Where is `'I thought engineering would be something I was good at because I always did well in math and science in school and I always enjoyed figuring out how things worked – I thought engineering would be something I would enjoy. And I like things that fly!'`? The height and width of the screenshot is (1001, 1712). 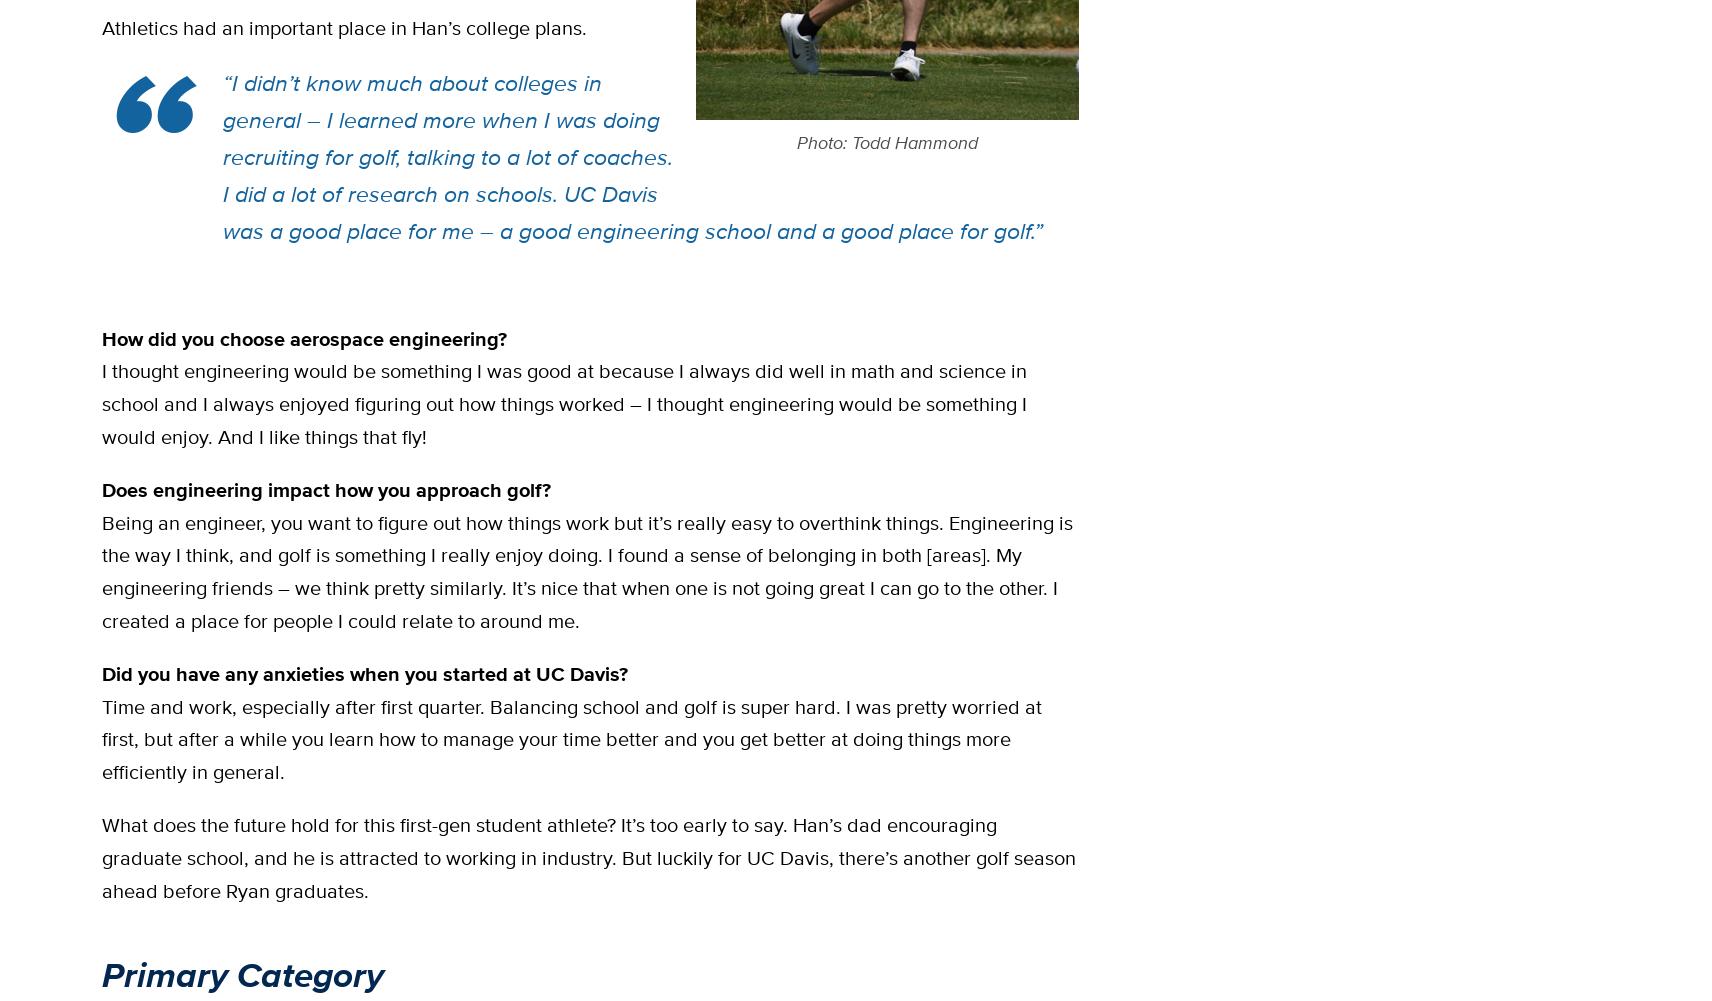
'I thought engineering would be something I was good at because I always did well in math and science in school and I always enjoyed figuring out how things worked – I thought engineering would be something I would enjoy. And I like things that fly!' is located at coordinates (563, 402).